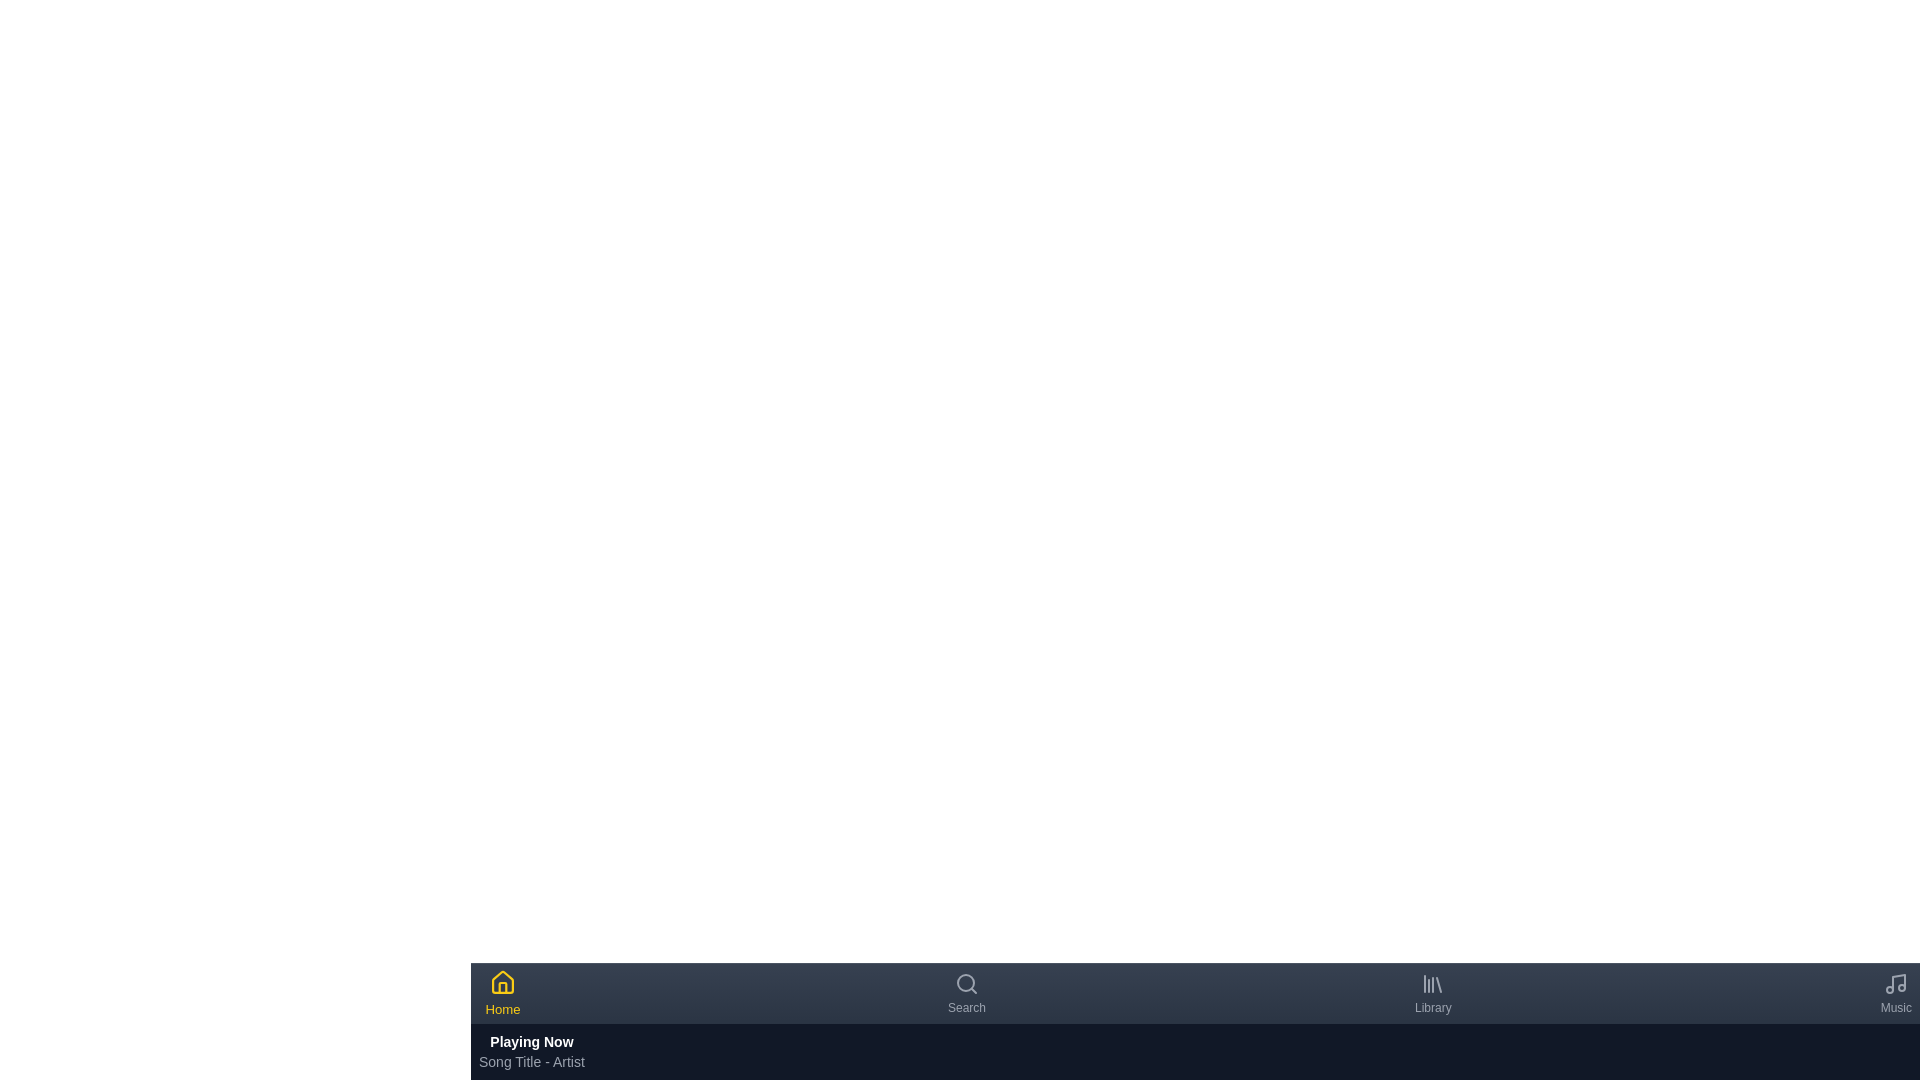 This screenshot has height=1080, width=1920. What do you see at coordinates (531, 1051) in the screenshot?
I see `the 'Playing Now' section to view the currently playing song details` at bounding box center [531, 1051].